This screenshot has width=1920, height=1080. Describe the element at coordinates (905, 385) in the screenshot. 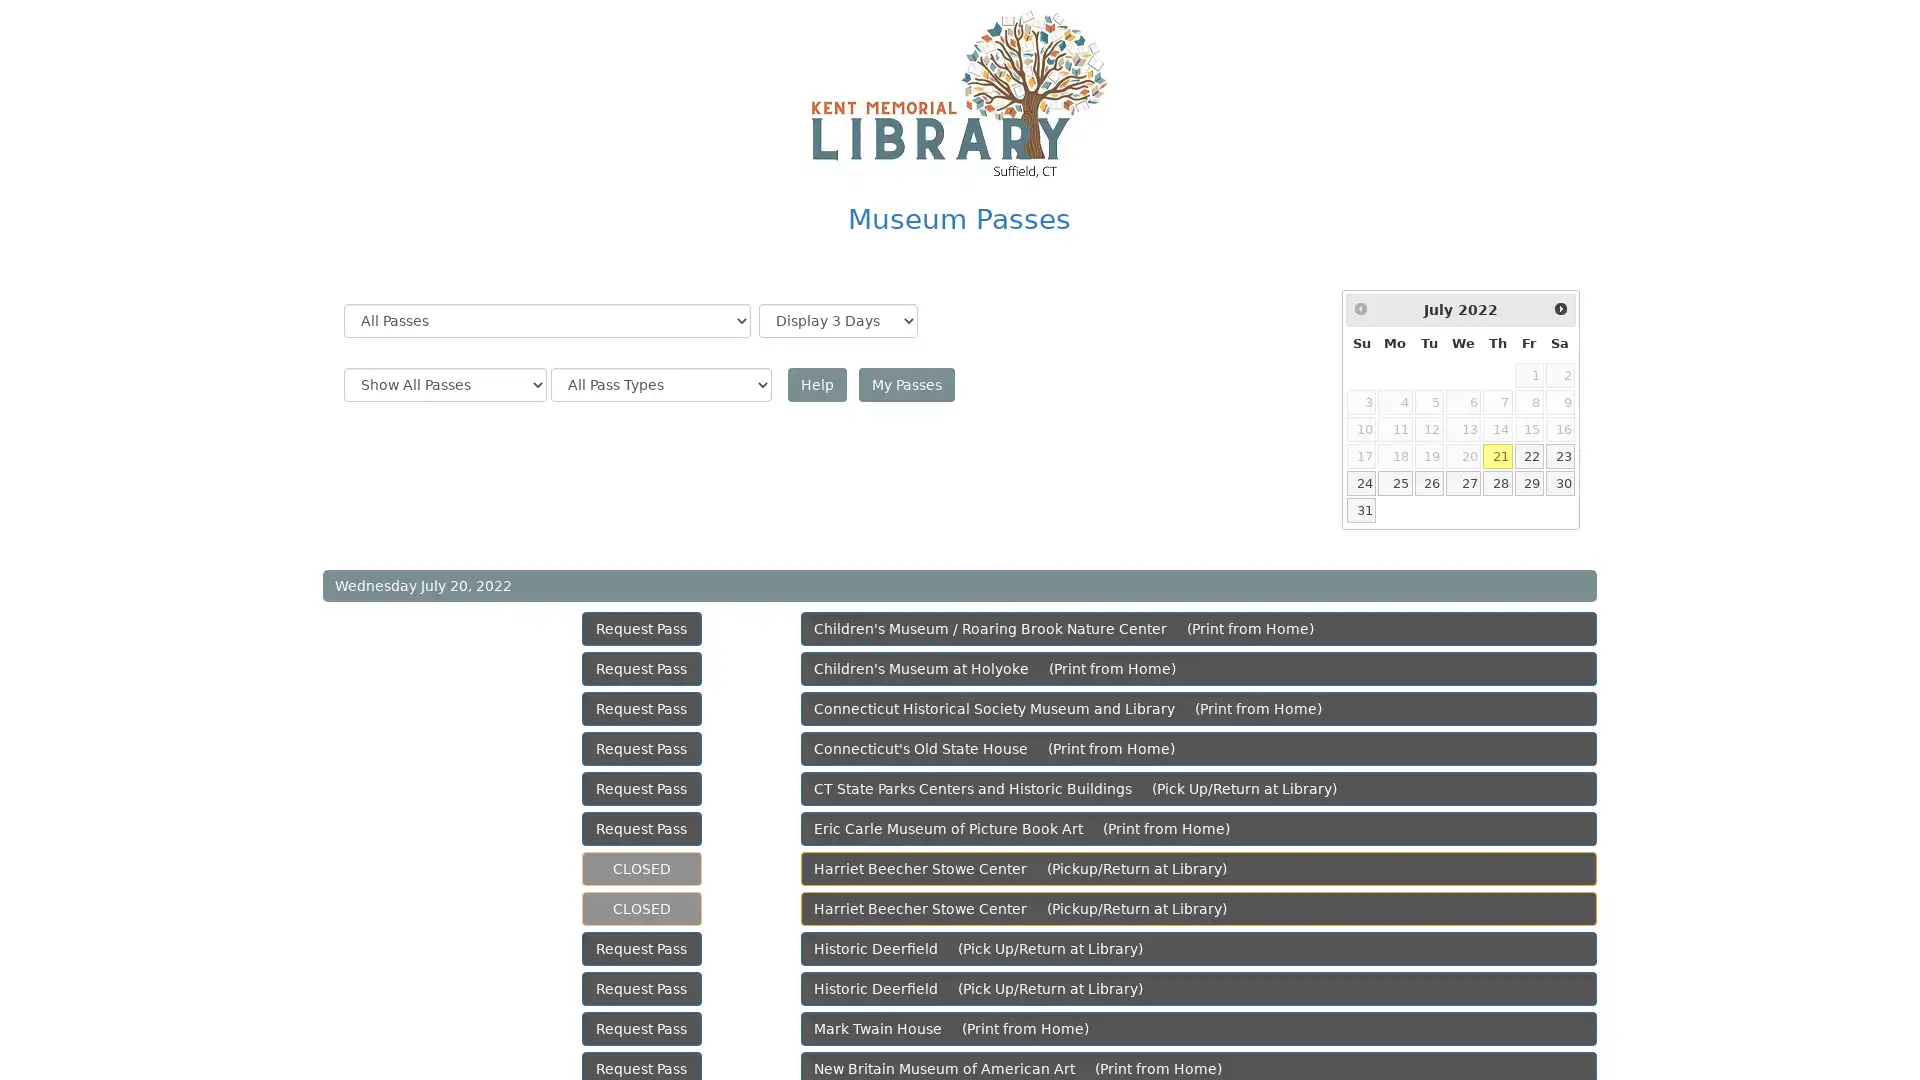

I see `My Passes` at that location.